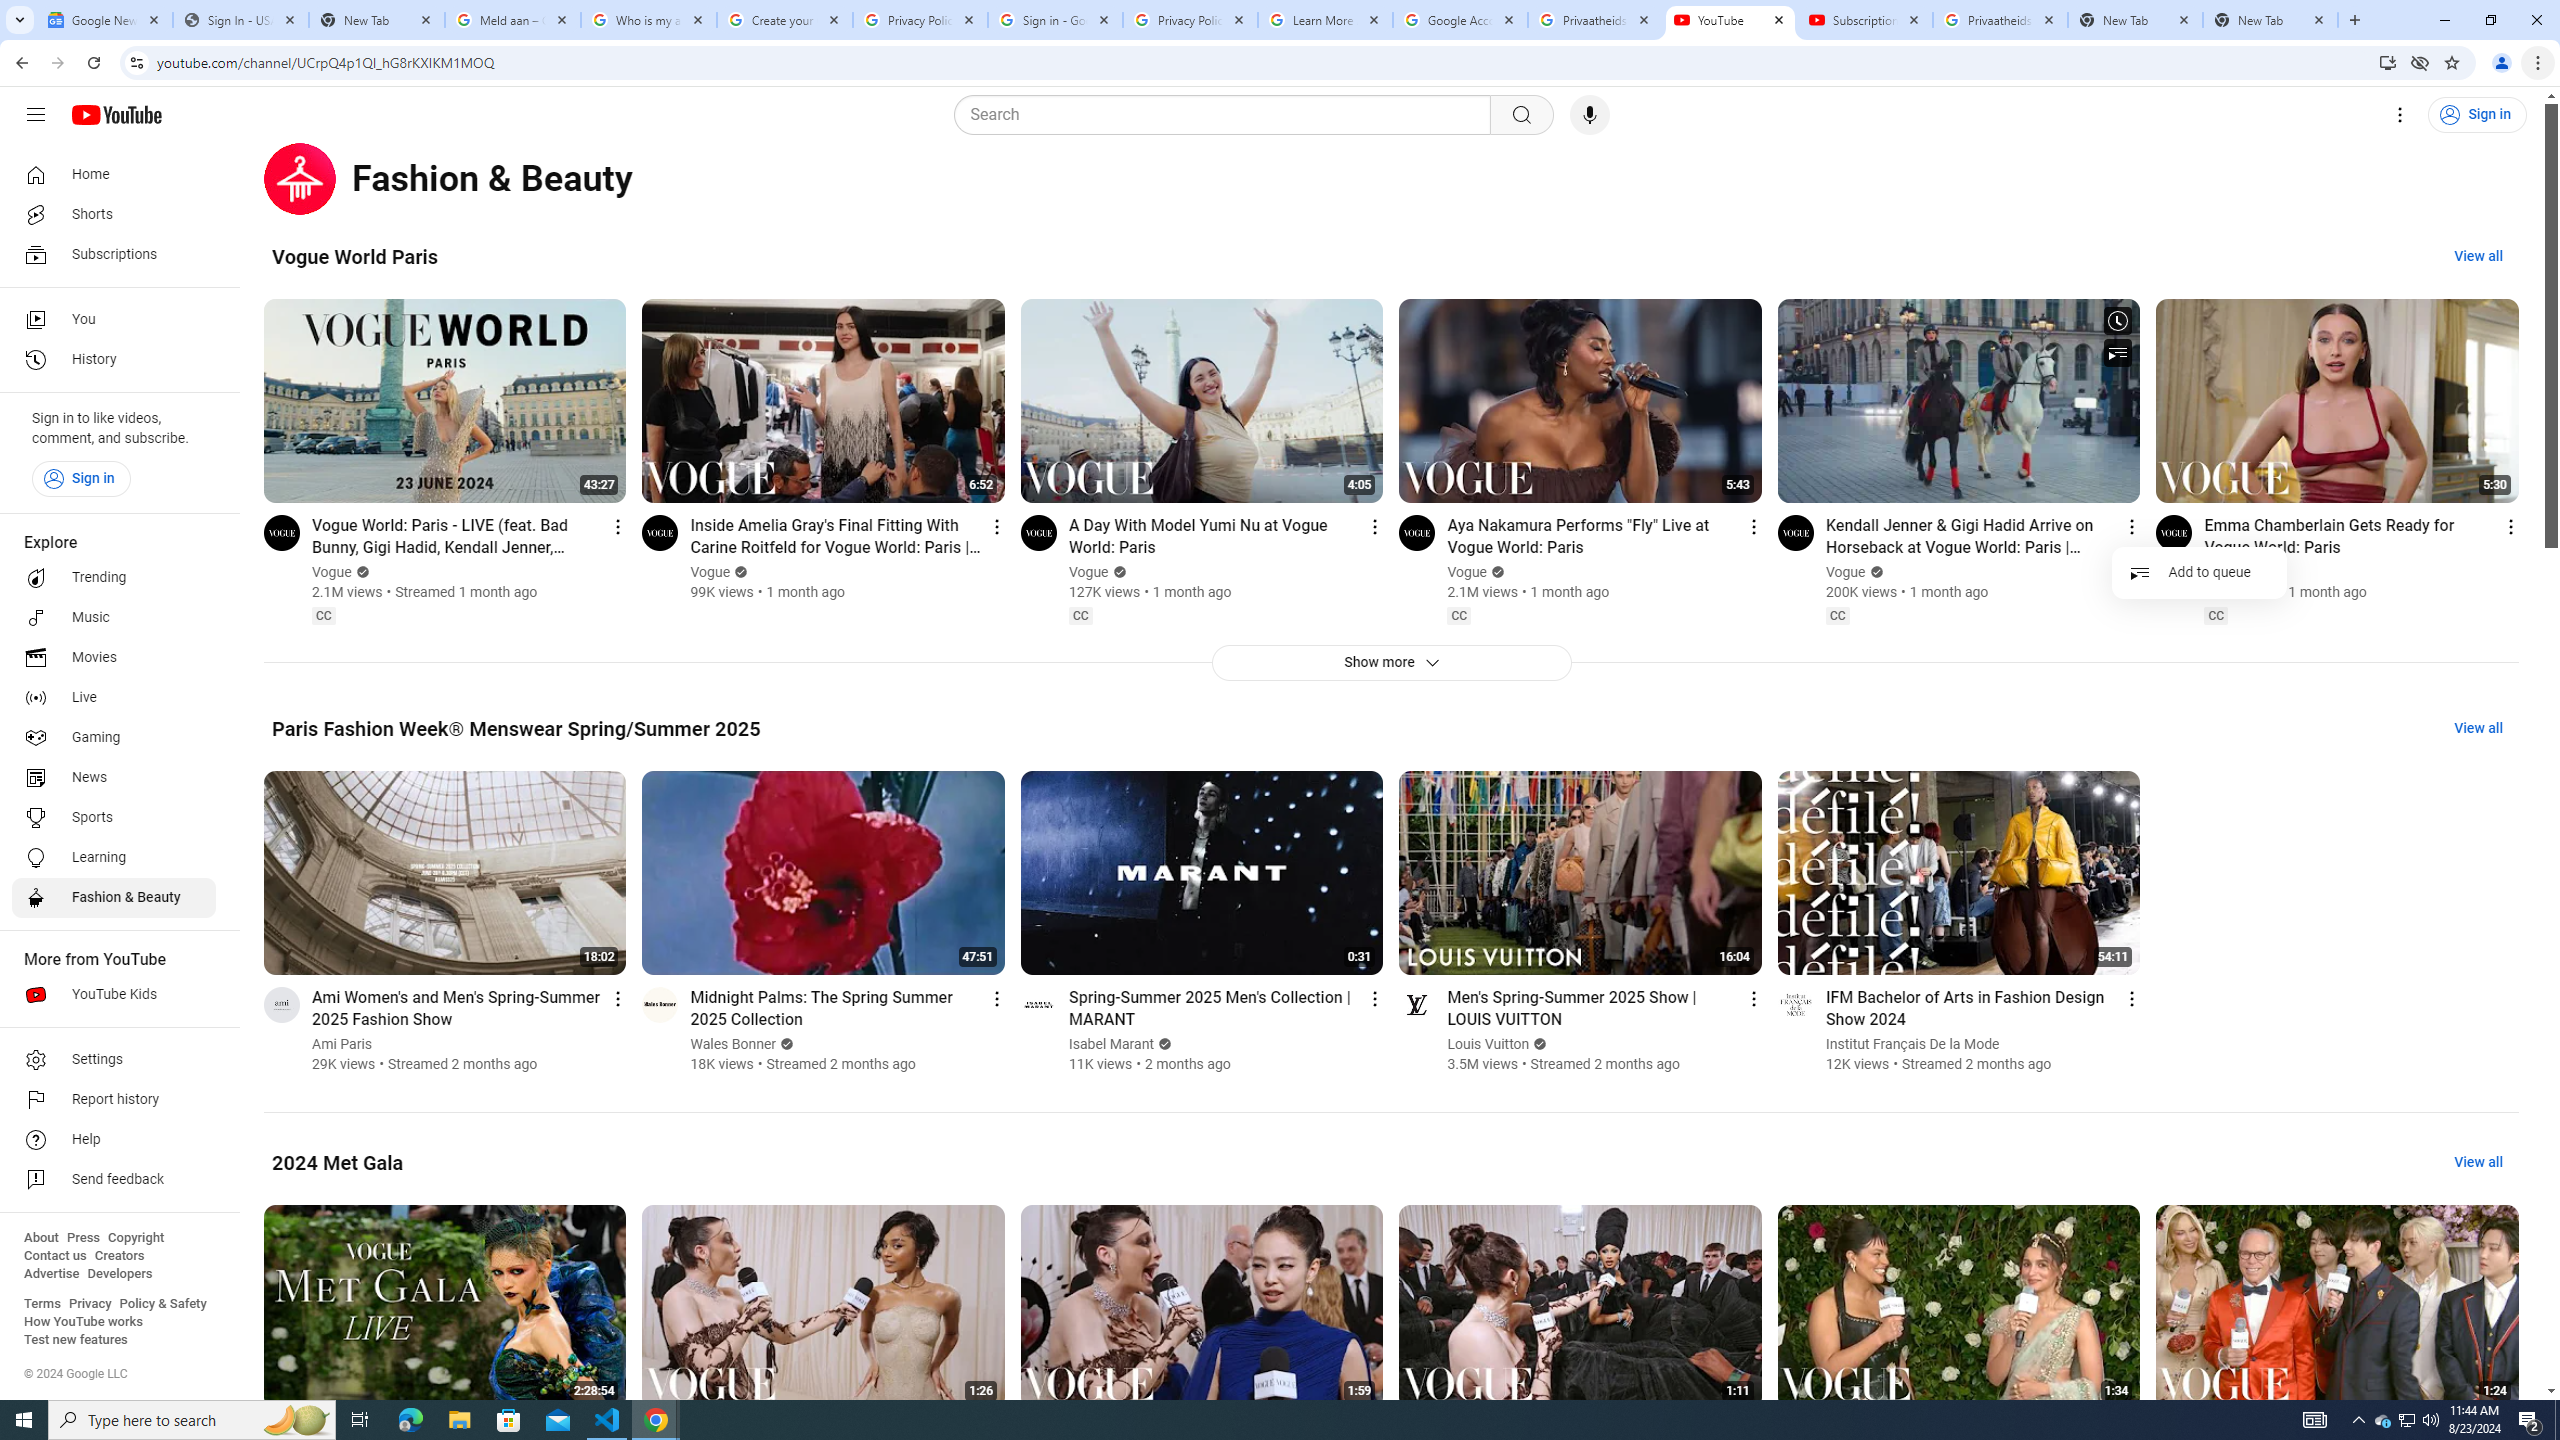 The width and height of the screenshot is (2560, 1440). What do you see at coordinates (103, 19) in the screenshot?
I see `'Google News'` at bounding box center [103, 19].